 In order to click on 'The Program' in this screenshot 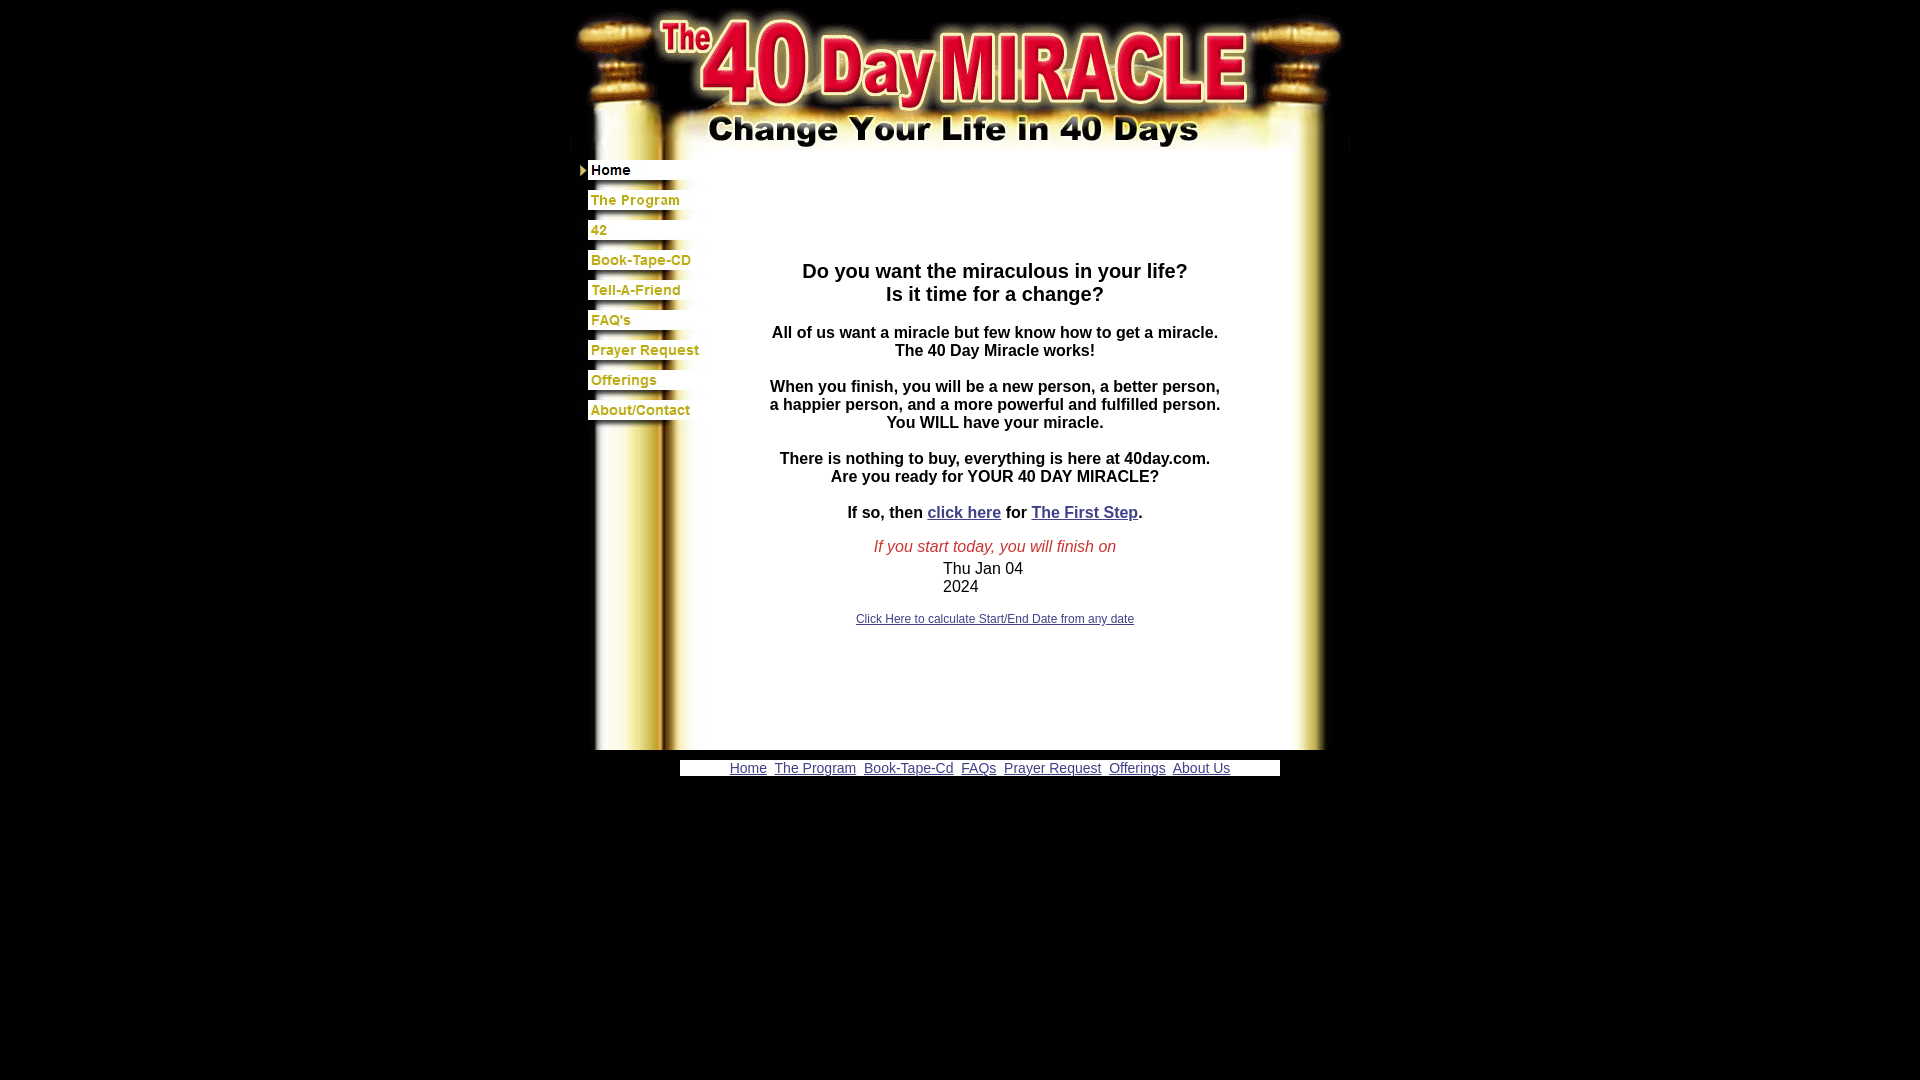, I will do `click(644, 204)`.